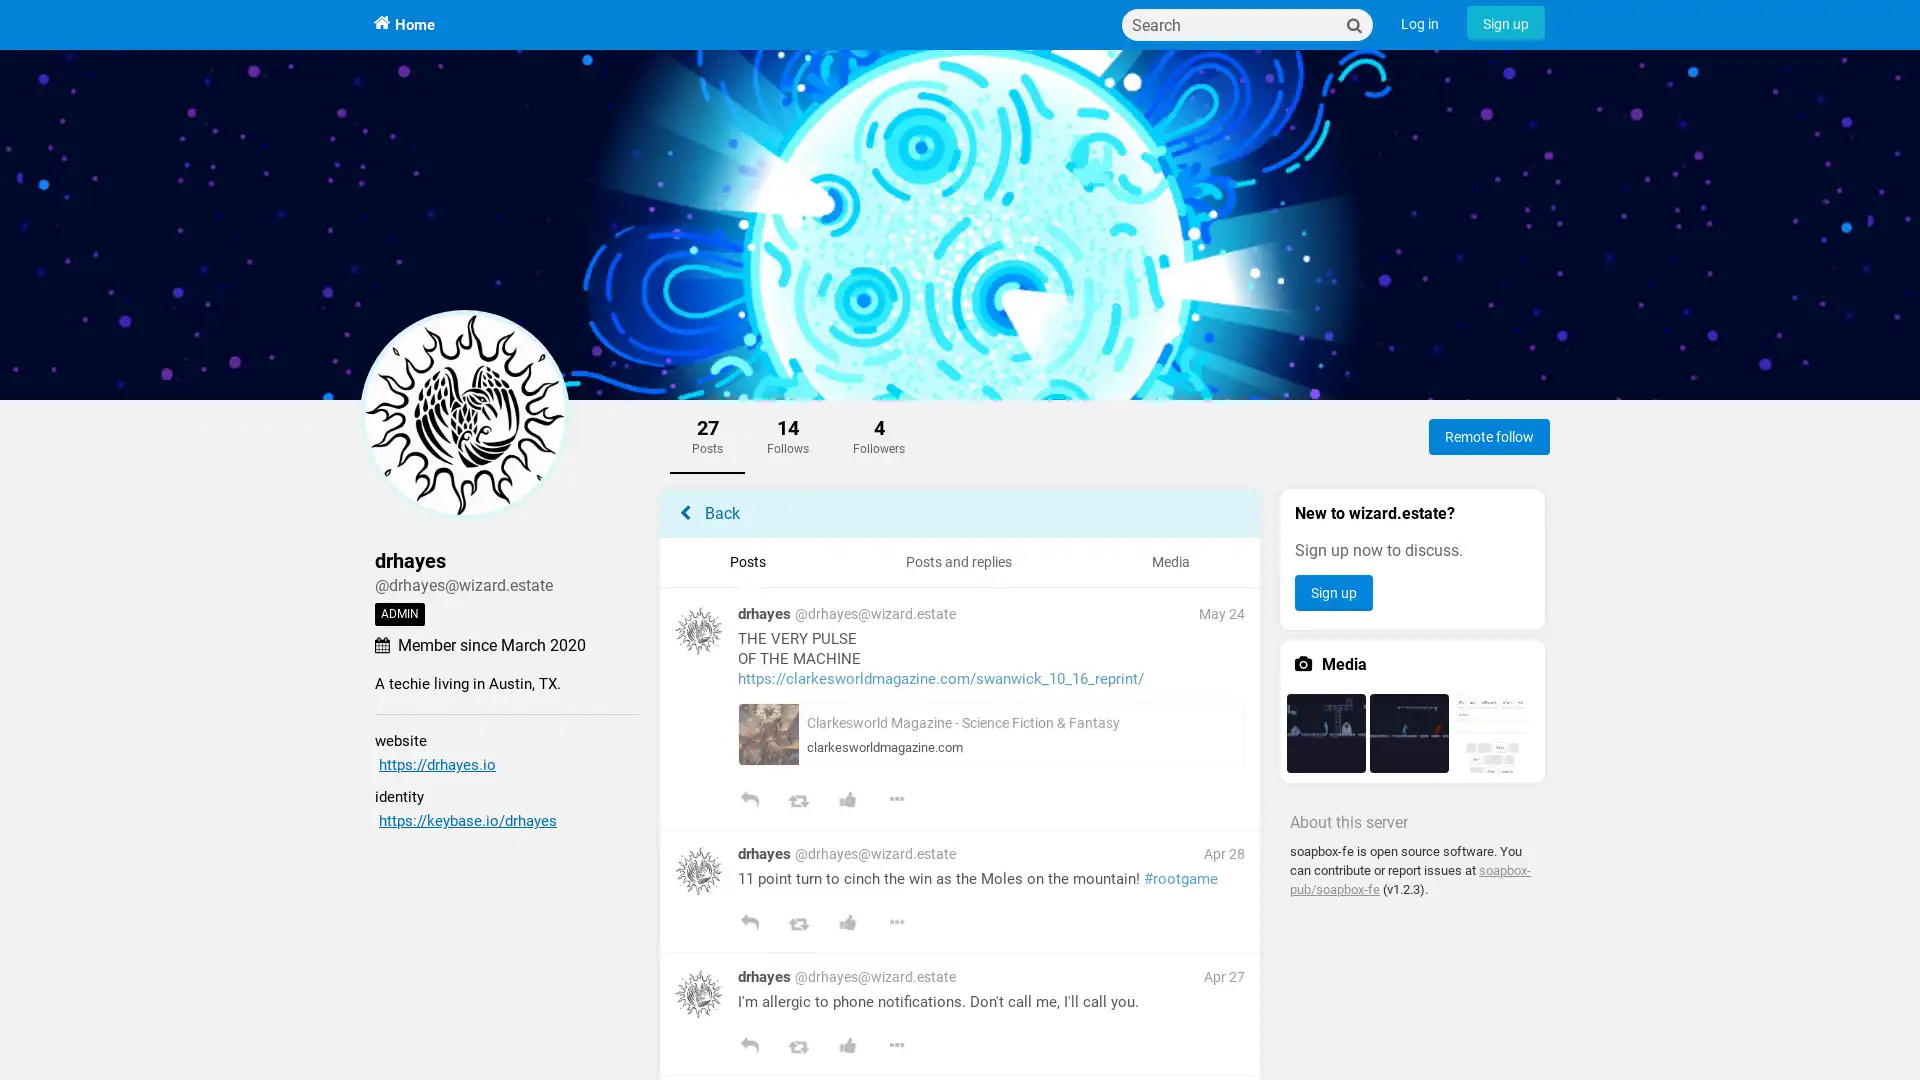 The image size is (1920, 1080). I want to click on Reply, so click(748, 801).